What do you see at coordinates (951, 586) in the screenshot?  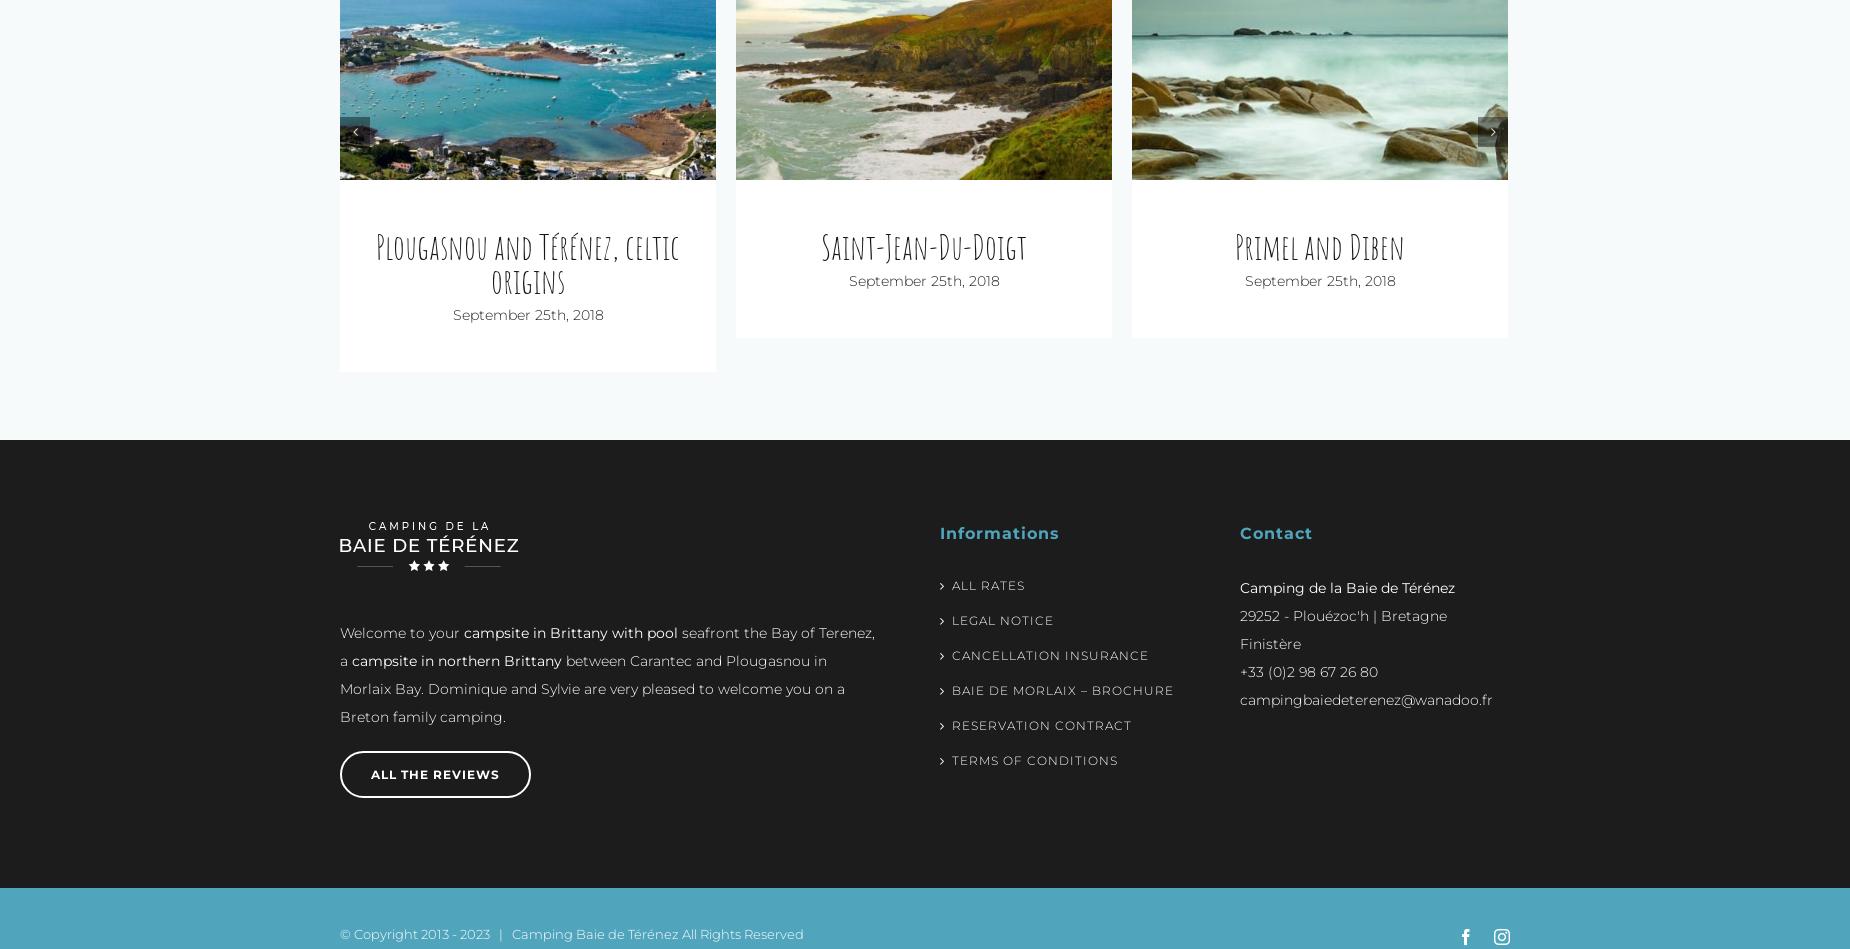 I see `'Legal Notice'` at bounding box center [951, 586].